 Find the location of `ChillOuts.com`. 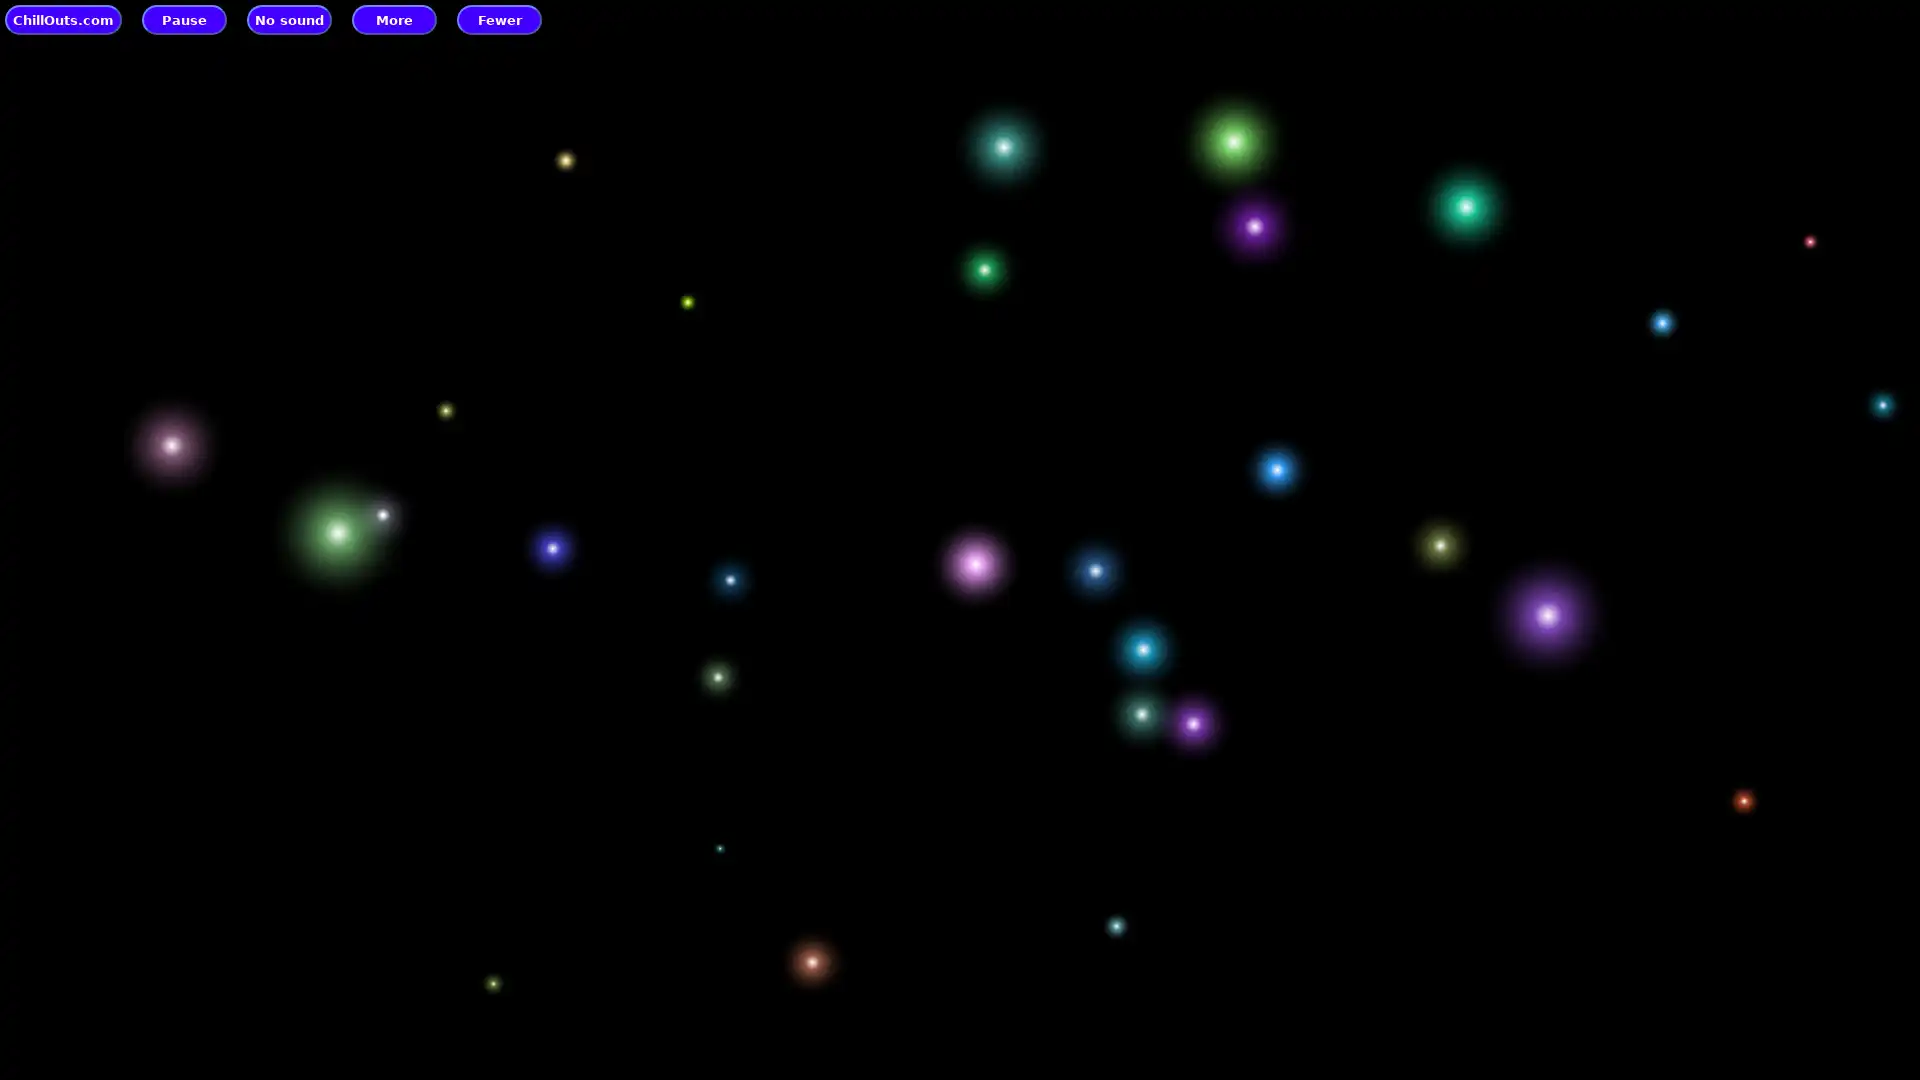

ChillOuts.com is located at coordinates (63, 19).